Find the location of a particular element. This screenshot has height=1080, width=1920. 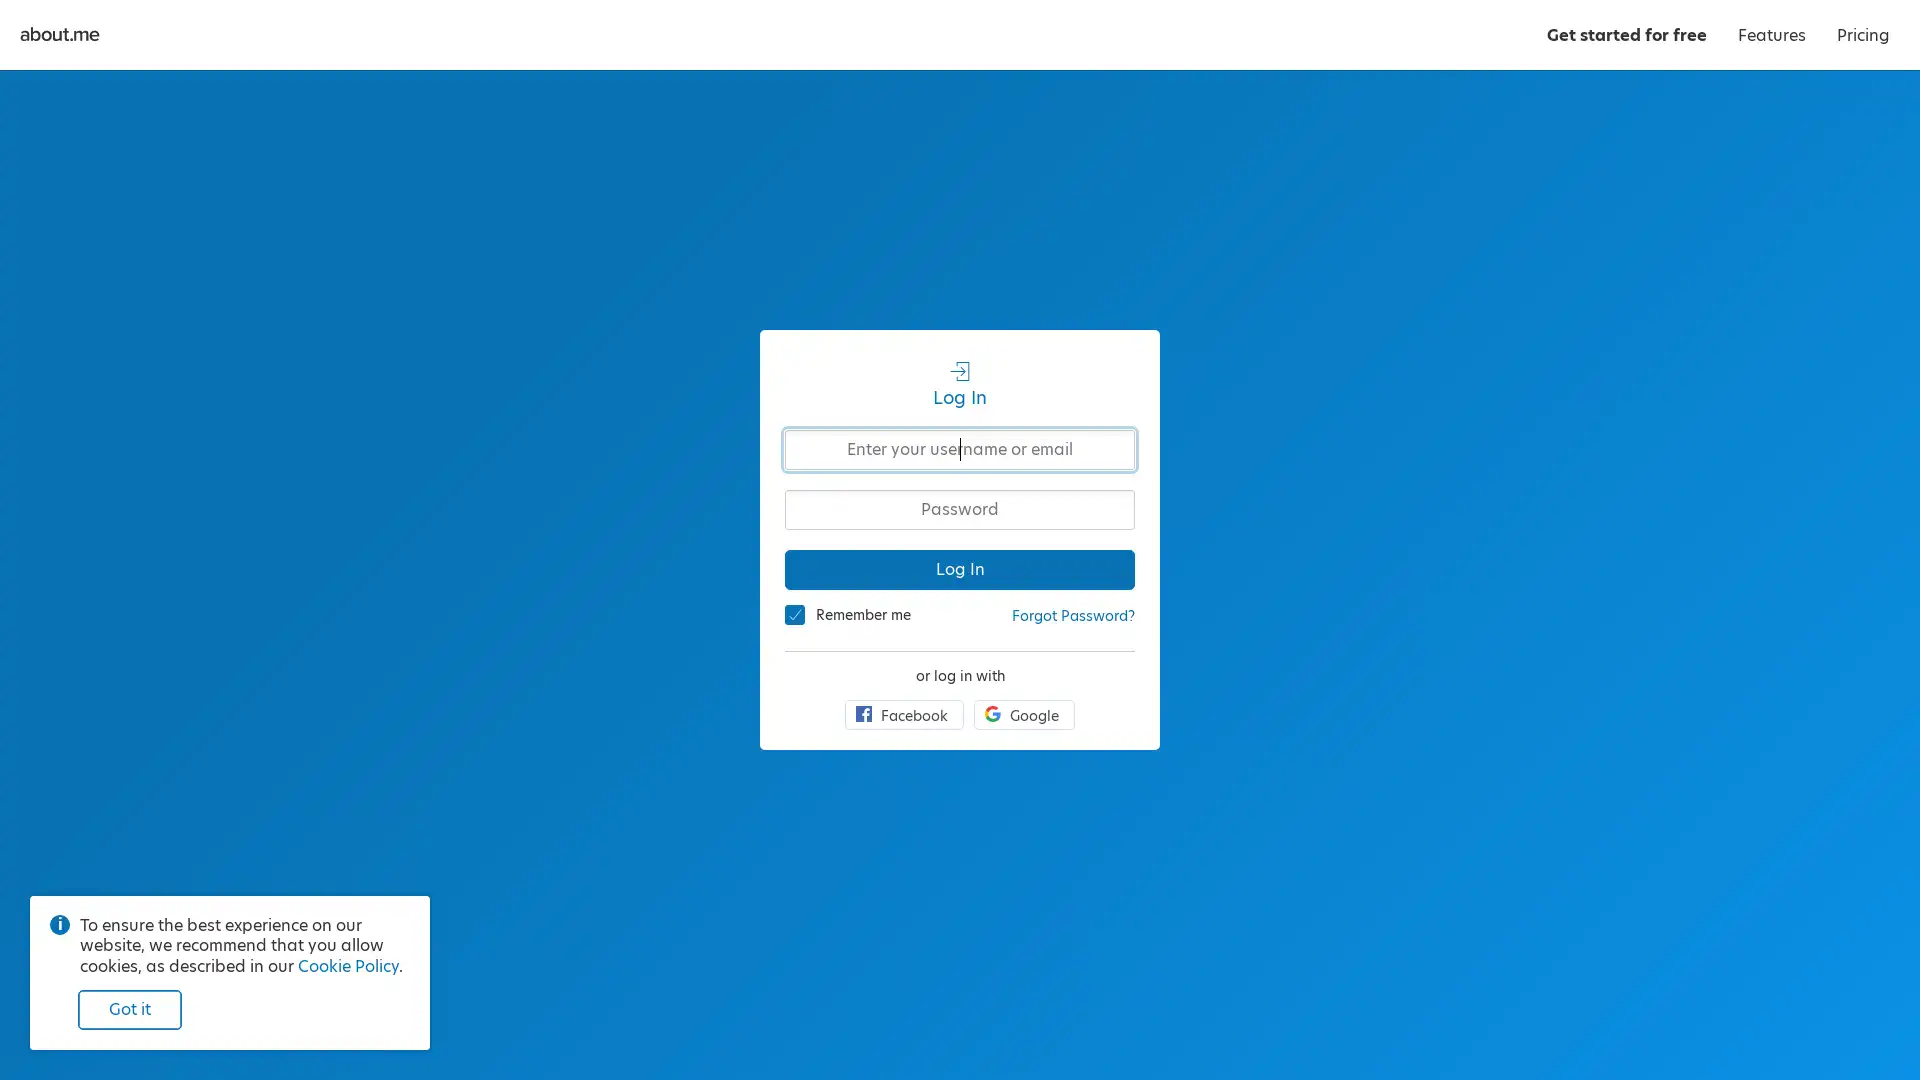

Got it is located at coordinates (128, 1010).